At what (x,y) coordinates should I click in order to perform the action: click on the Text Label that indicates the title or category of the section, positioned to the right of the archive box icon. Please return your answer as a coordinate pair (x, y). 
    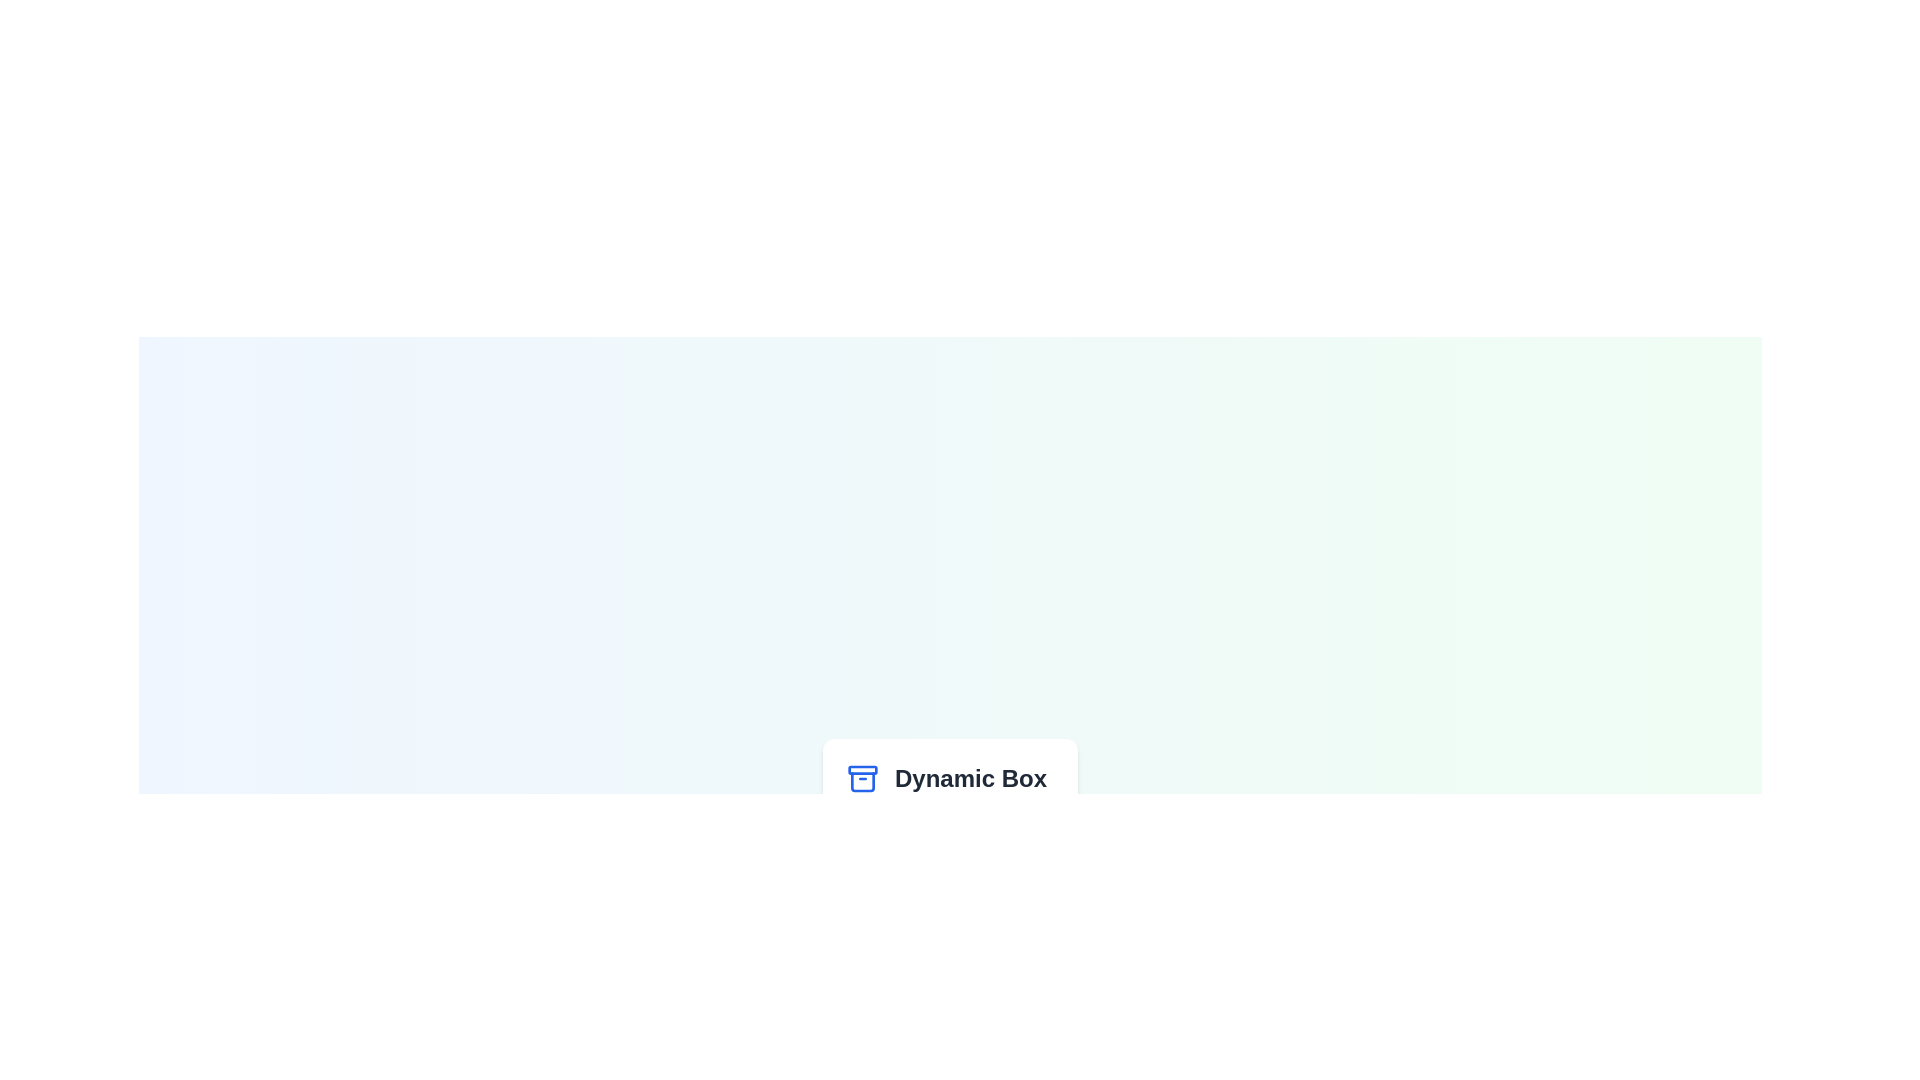
    Looking at the image, I should click on (970, 778).